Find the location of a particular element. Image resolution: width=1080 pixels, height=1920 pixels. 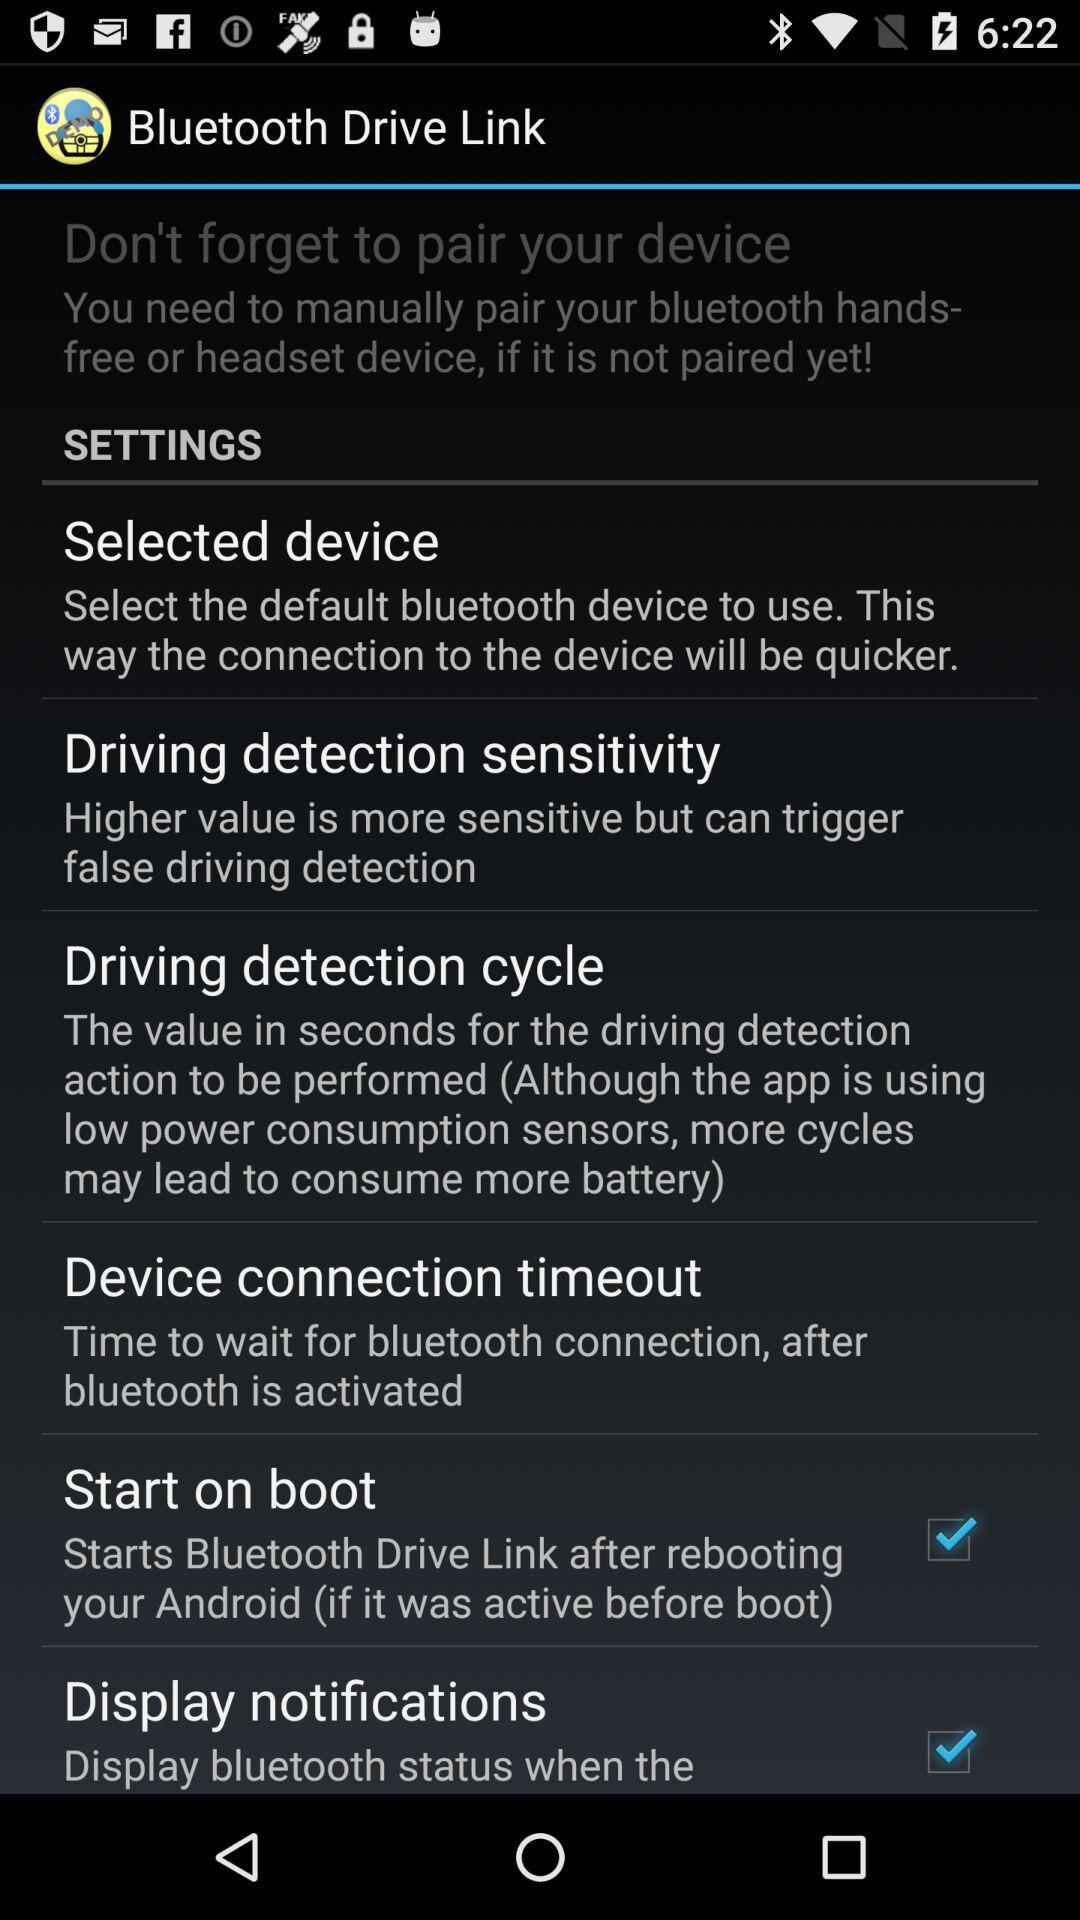

the select the default icon is located at coordinates (525, 627).